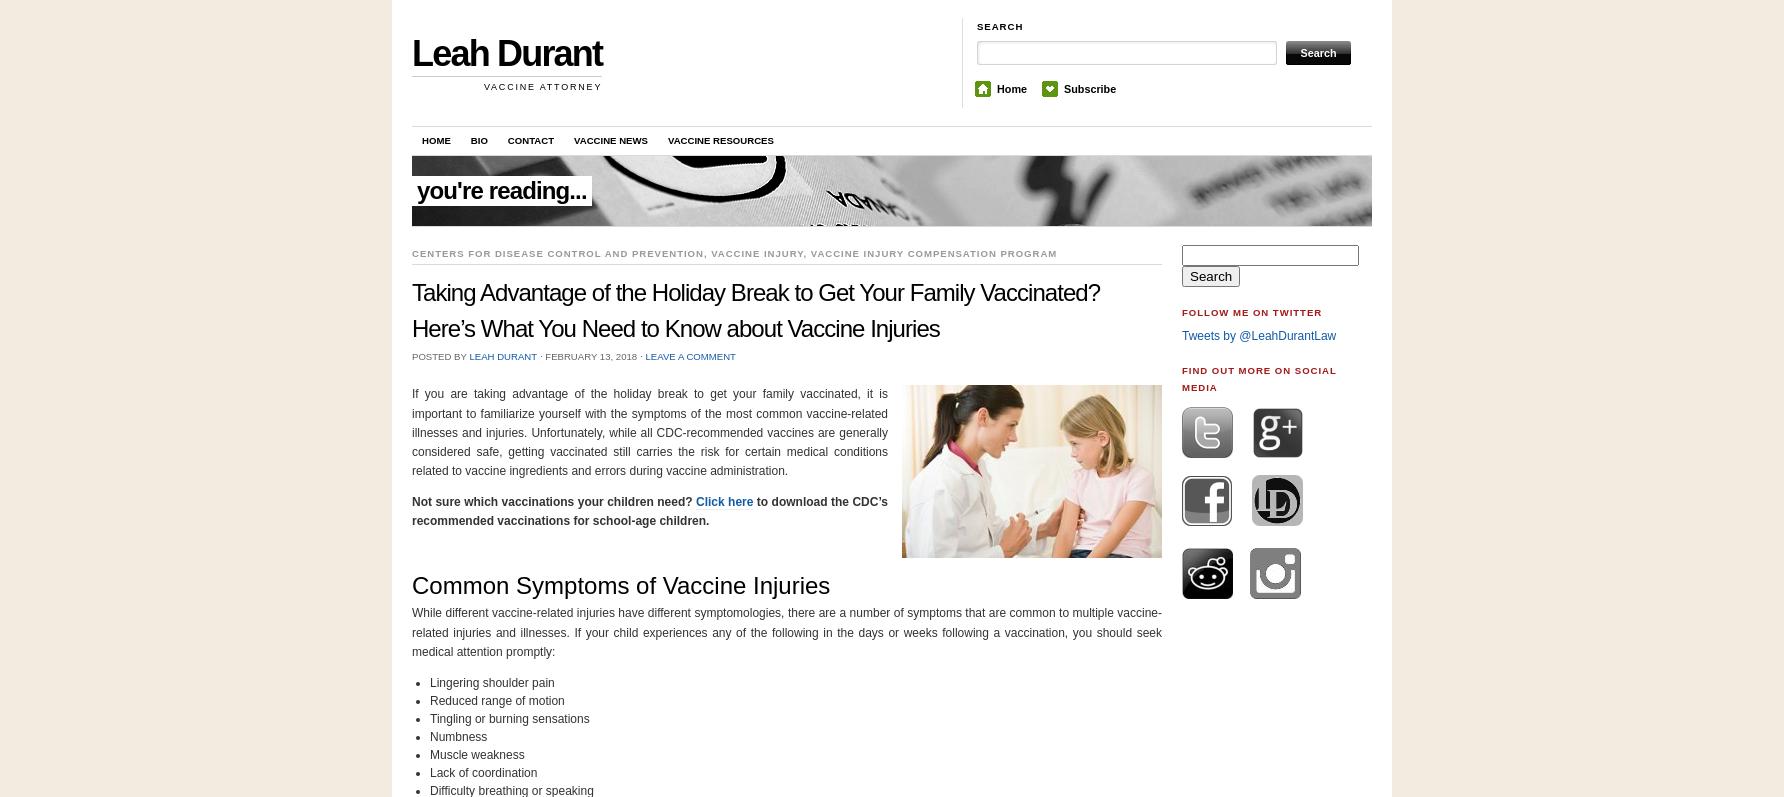  Describe the element at coordinates (483, 771) in the screenshot. I see `'Lack of coordination'` at that location.